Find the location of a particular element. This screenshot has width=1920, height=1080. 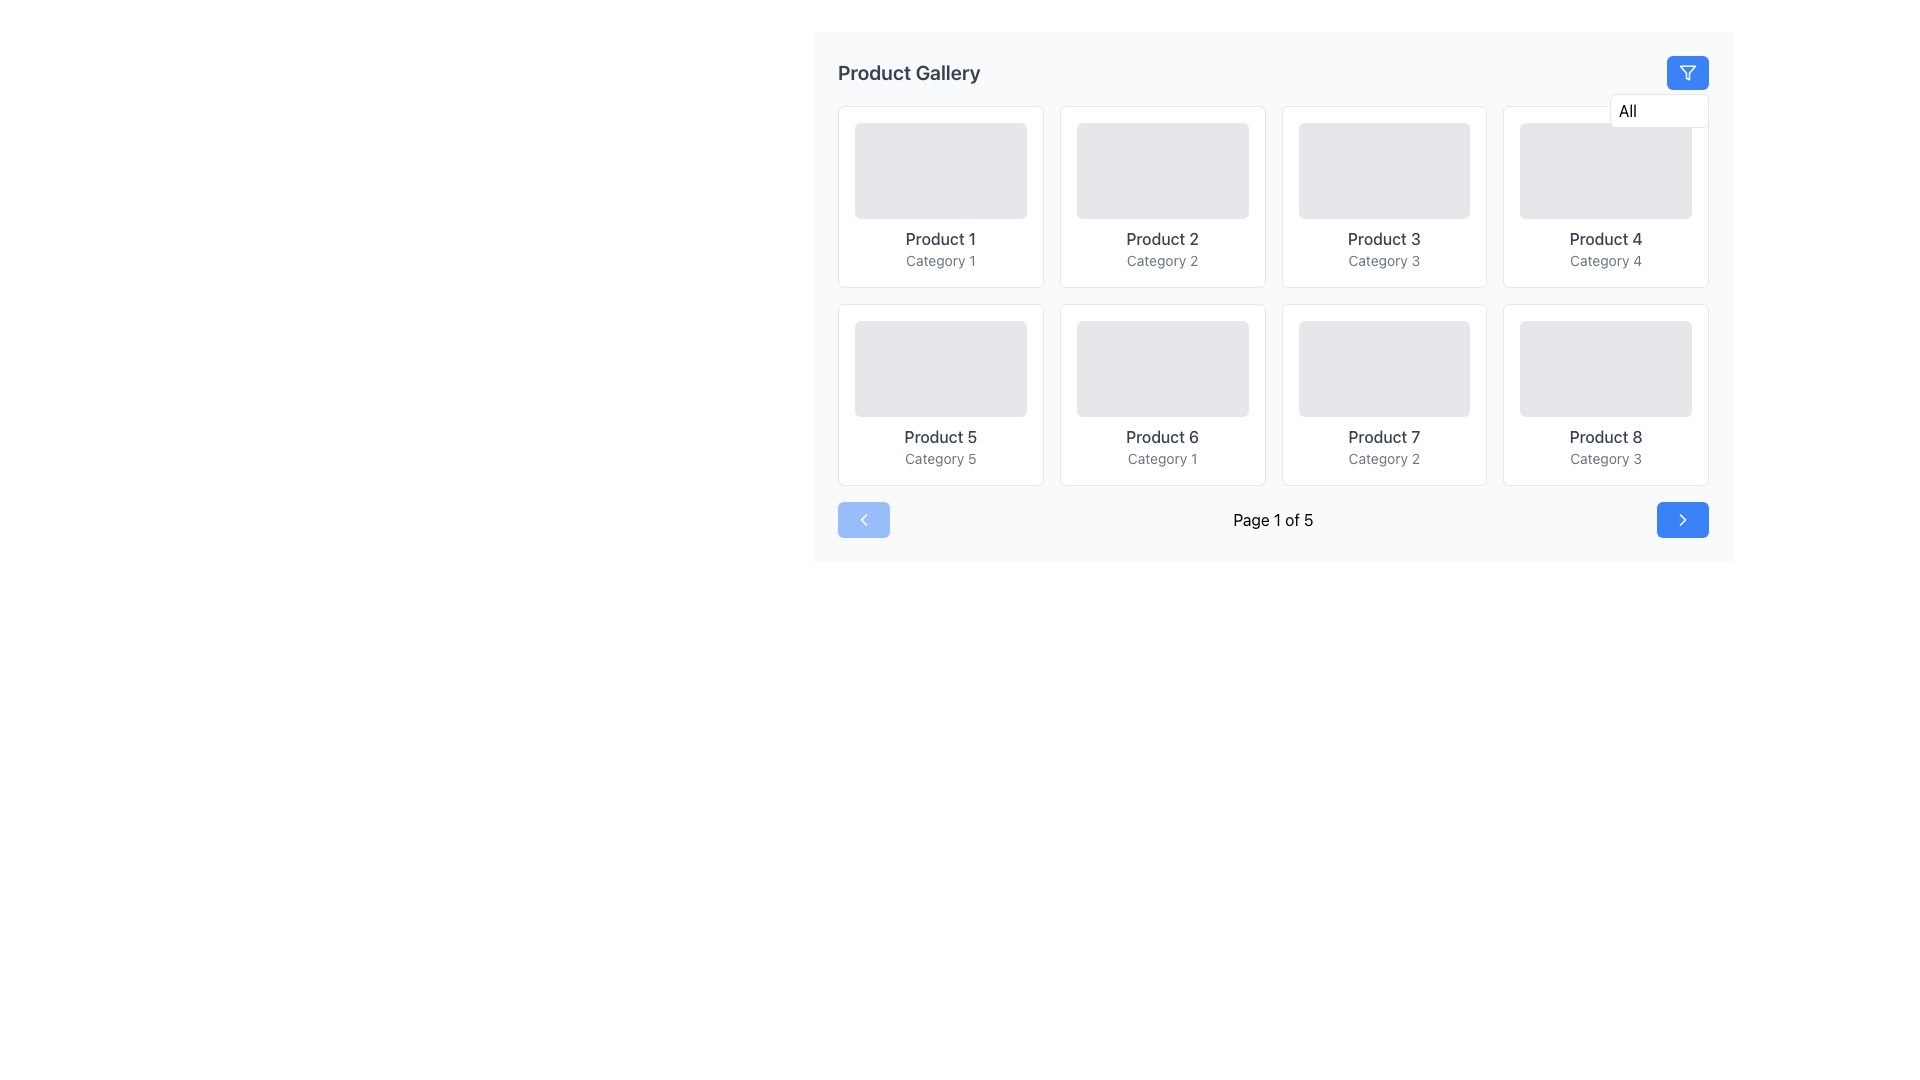

the product card representing the sixth item in a gallery grid layout is located at coordinates (1162, 394).